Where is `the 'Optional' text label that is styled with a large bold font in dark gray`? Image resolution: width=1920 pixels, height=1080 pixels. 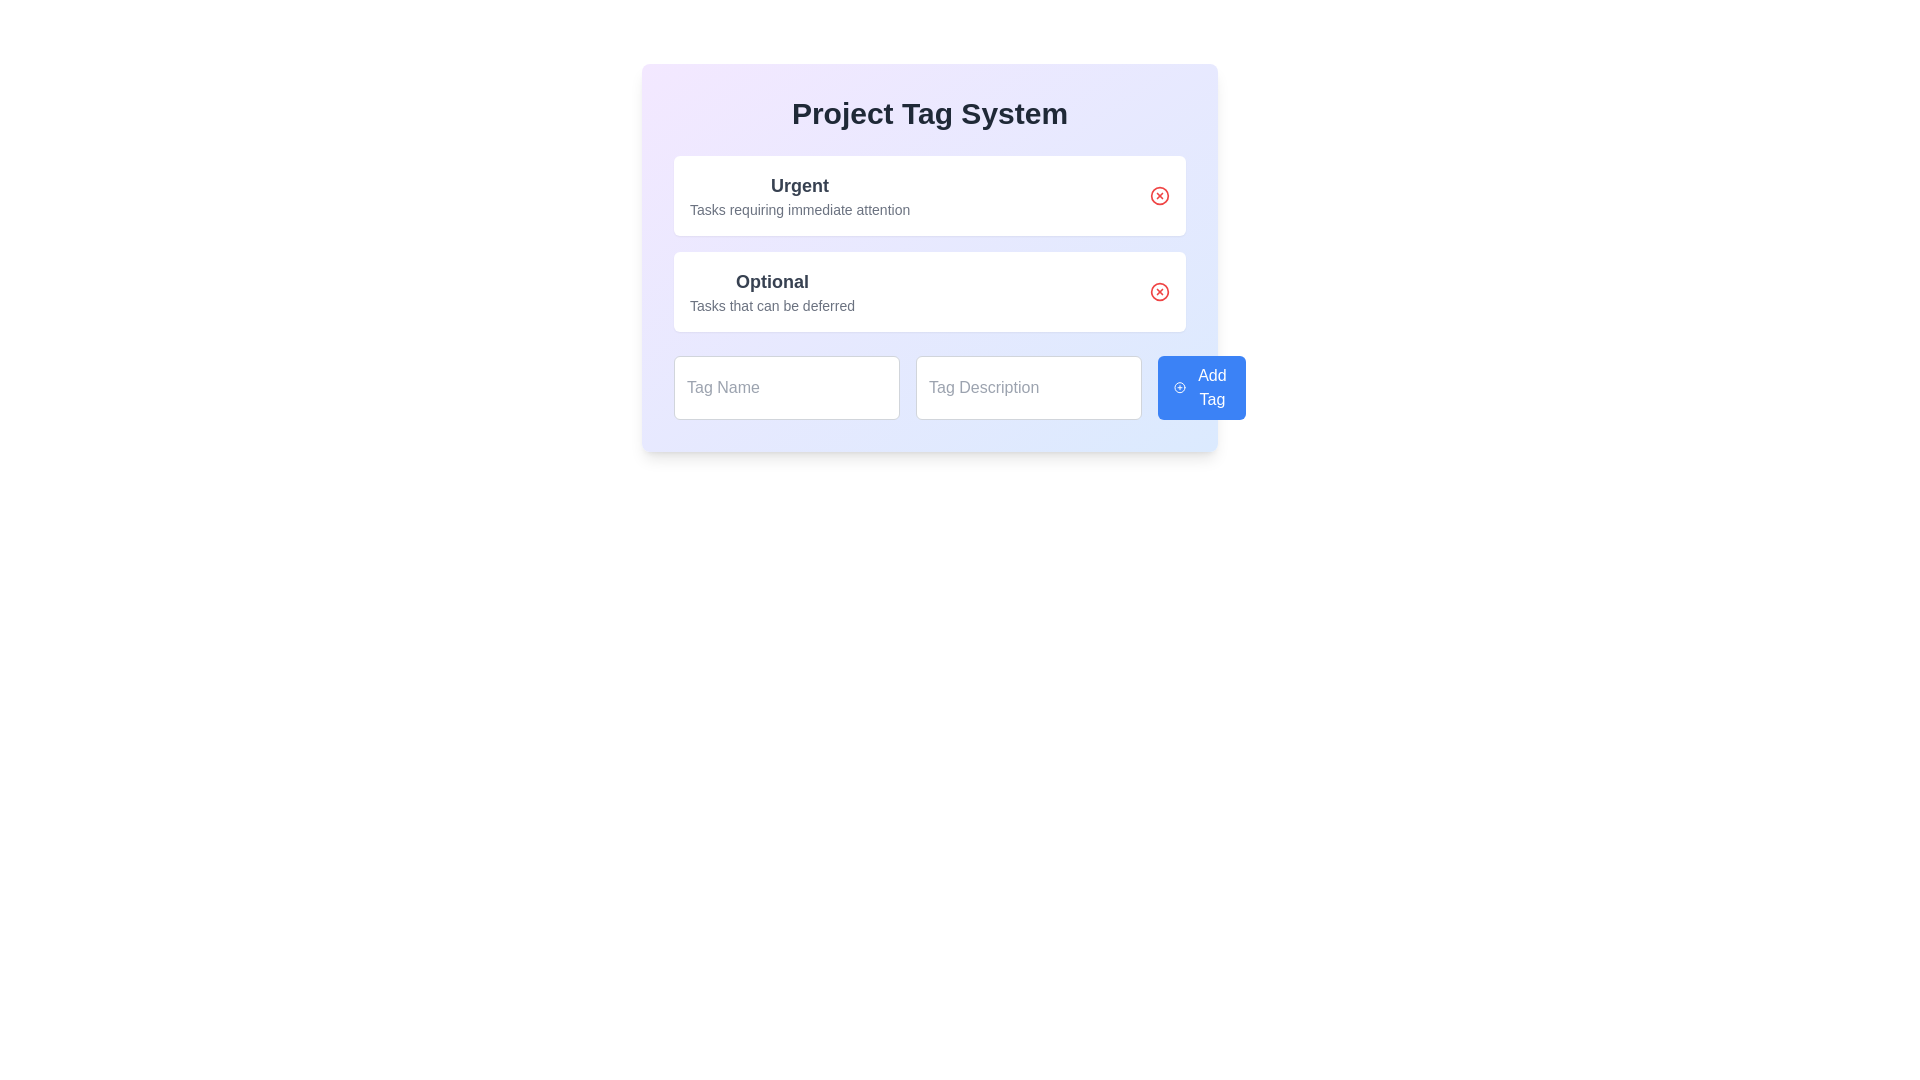
the 'Optional' text label that is styled with a large bold font in dark gray is located at coordinates (771, 281).